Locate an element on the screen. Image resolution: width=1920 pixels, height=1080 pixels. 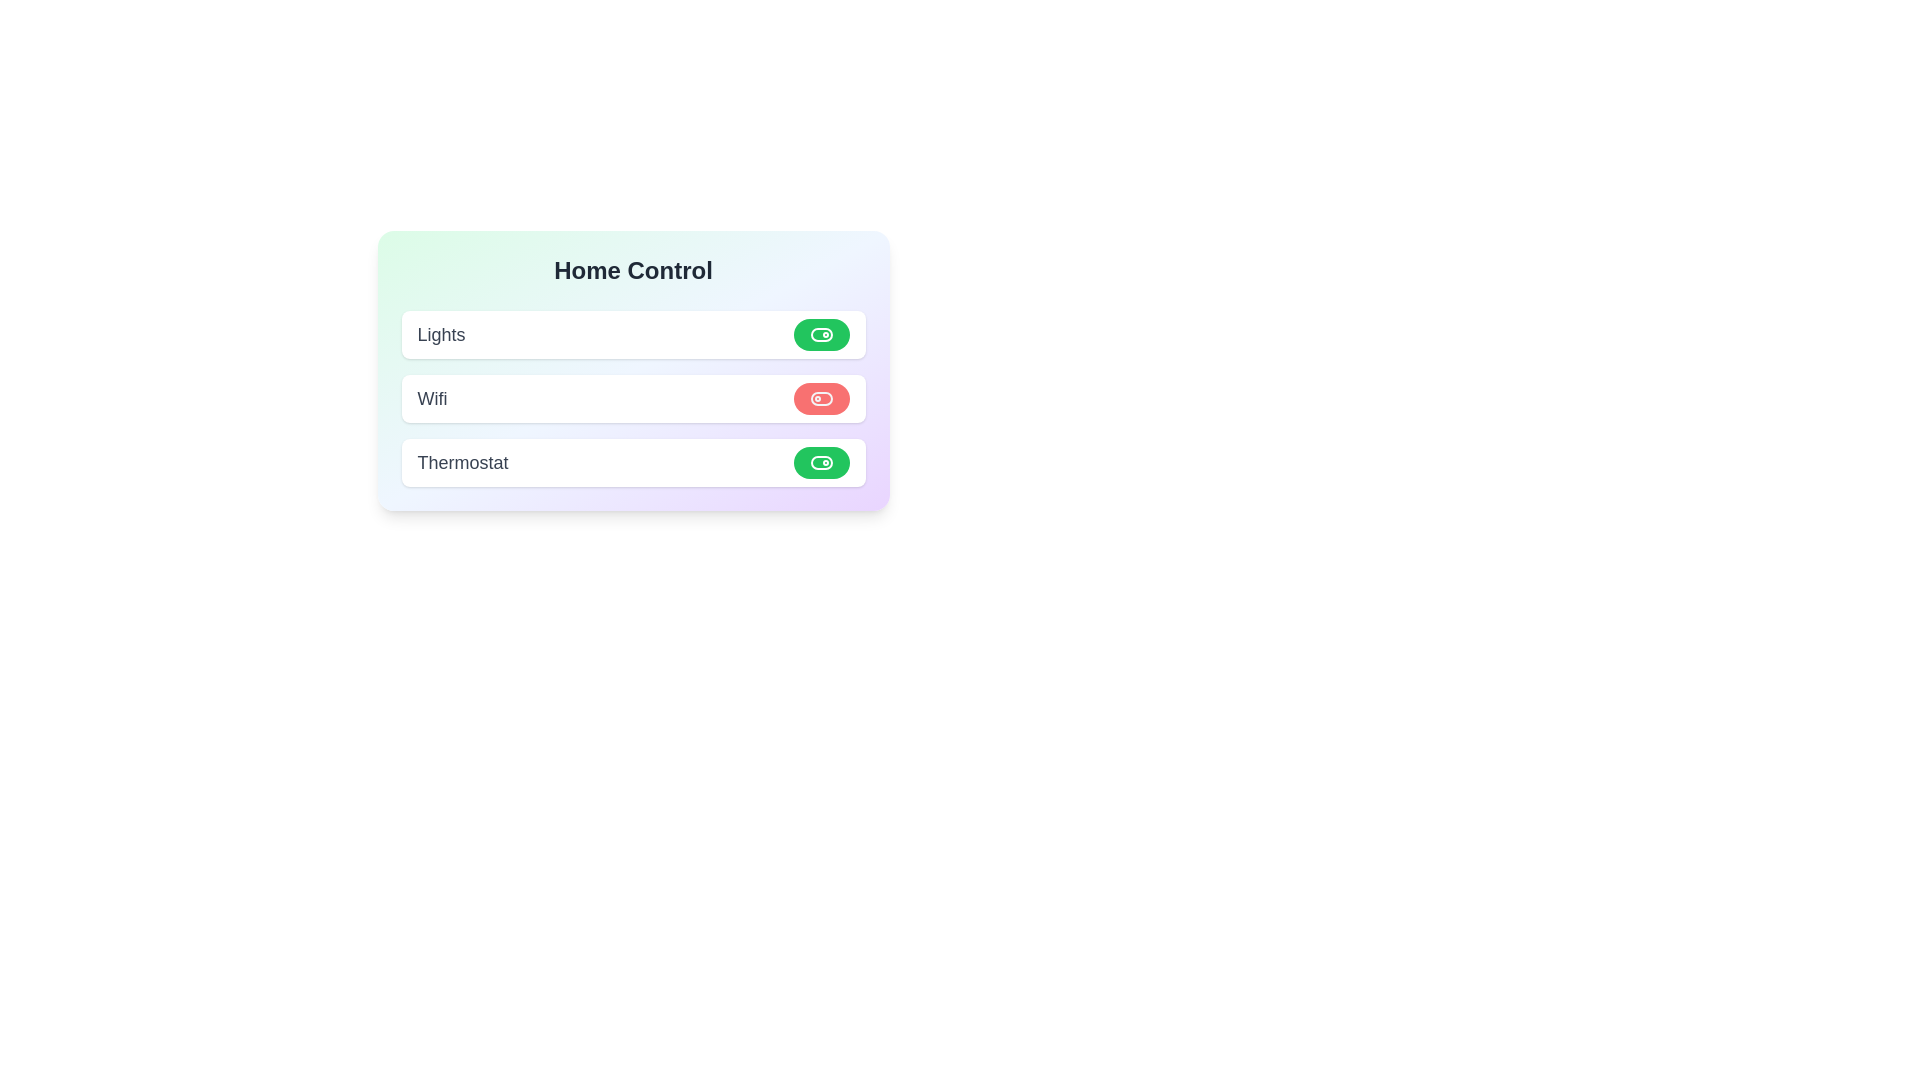
the toggle switch for Wifi, which is styled with a red background and has a circular marker on the left side, to potentially reveal a tooltip or effects is located at coordinates (821, 398).